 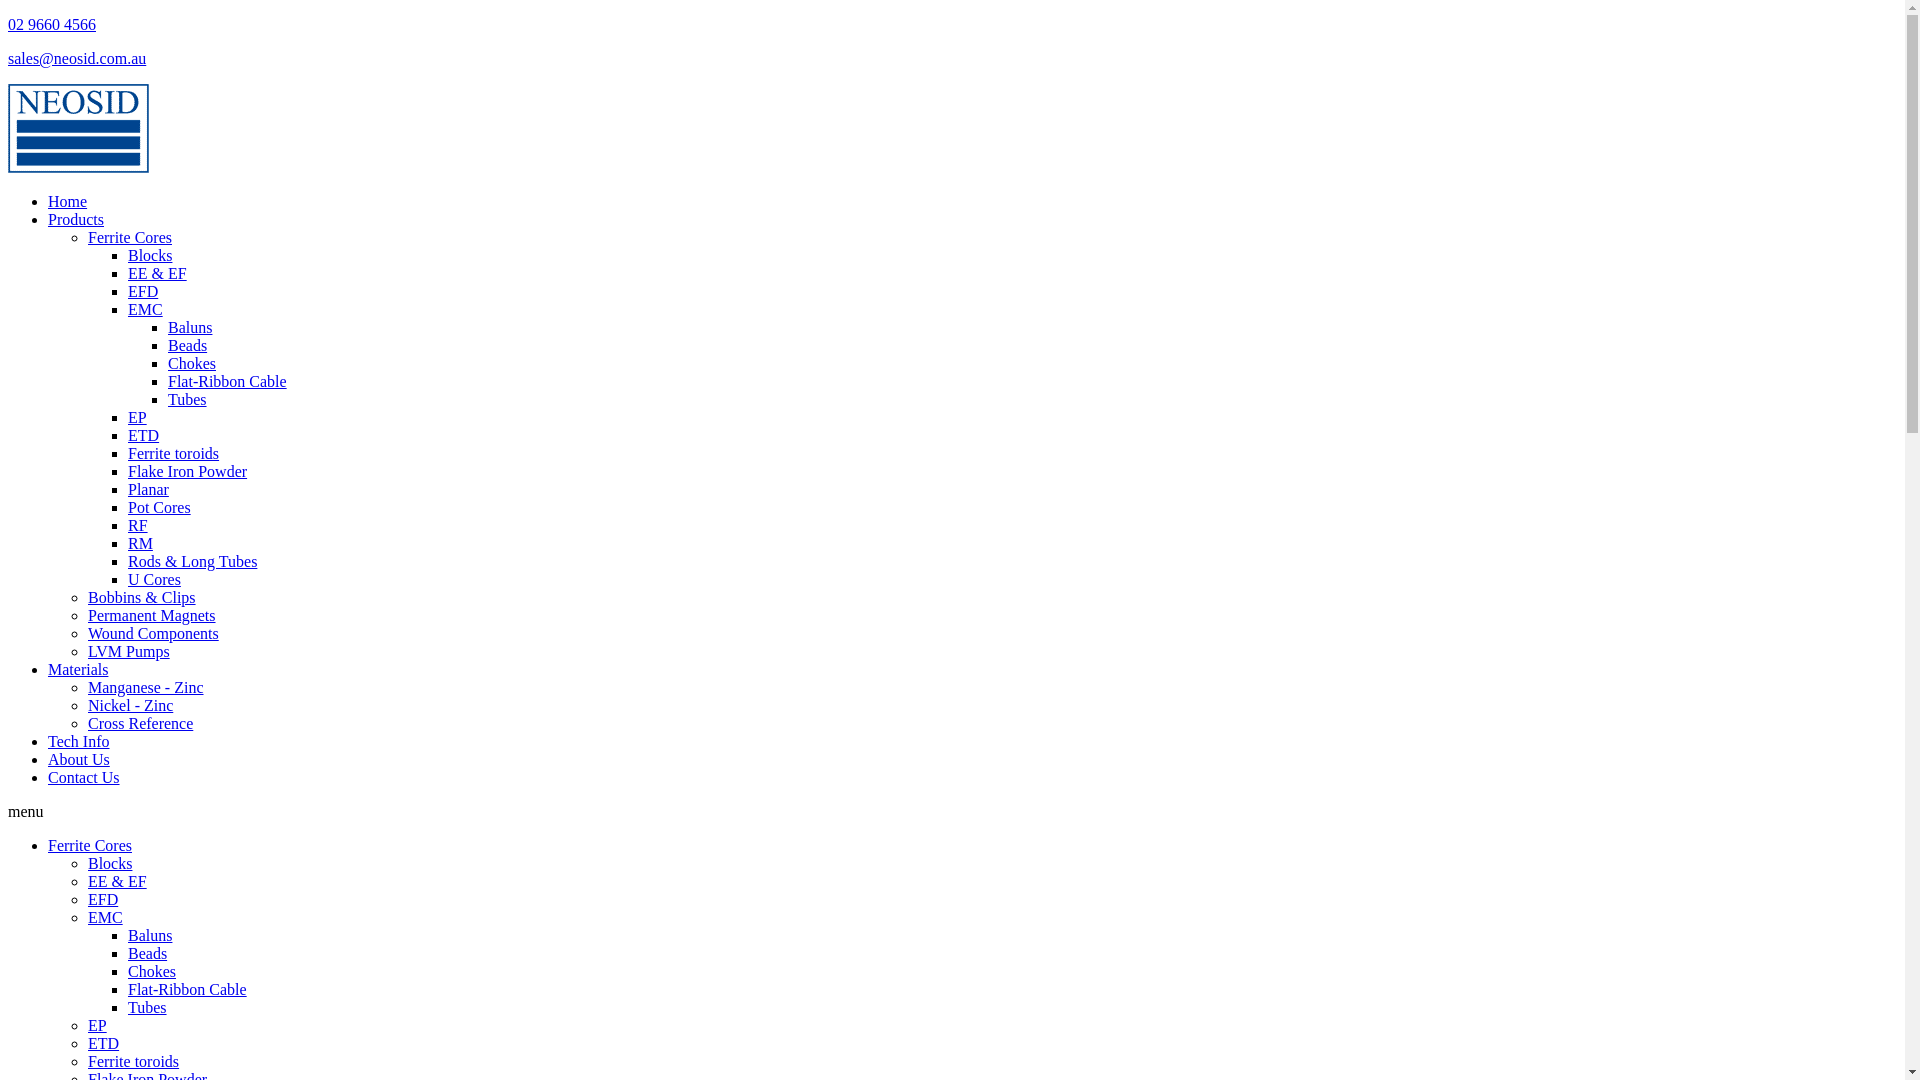 What do you see at coordinates (76, 219) in the screenshot?
I see `'Products'` at bounding box center [76, 219].